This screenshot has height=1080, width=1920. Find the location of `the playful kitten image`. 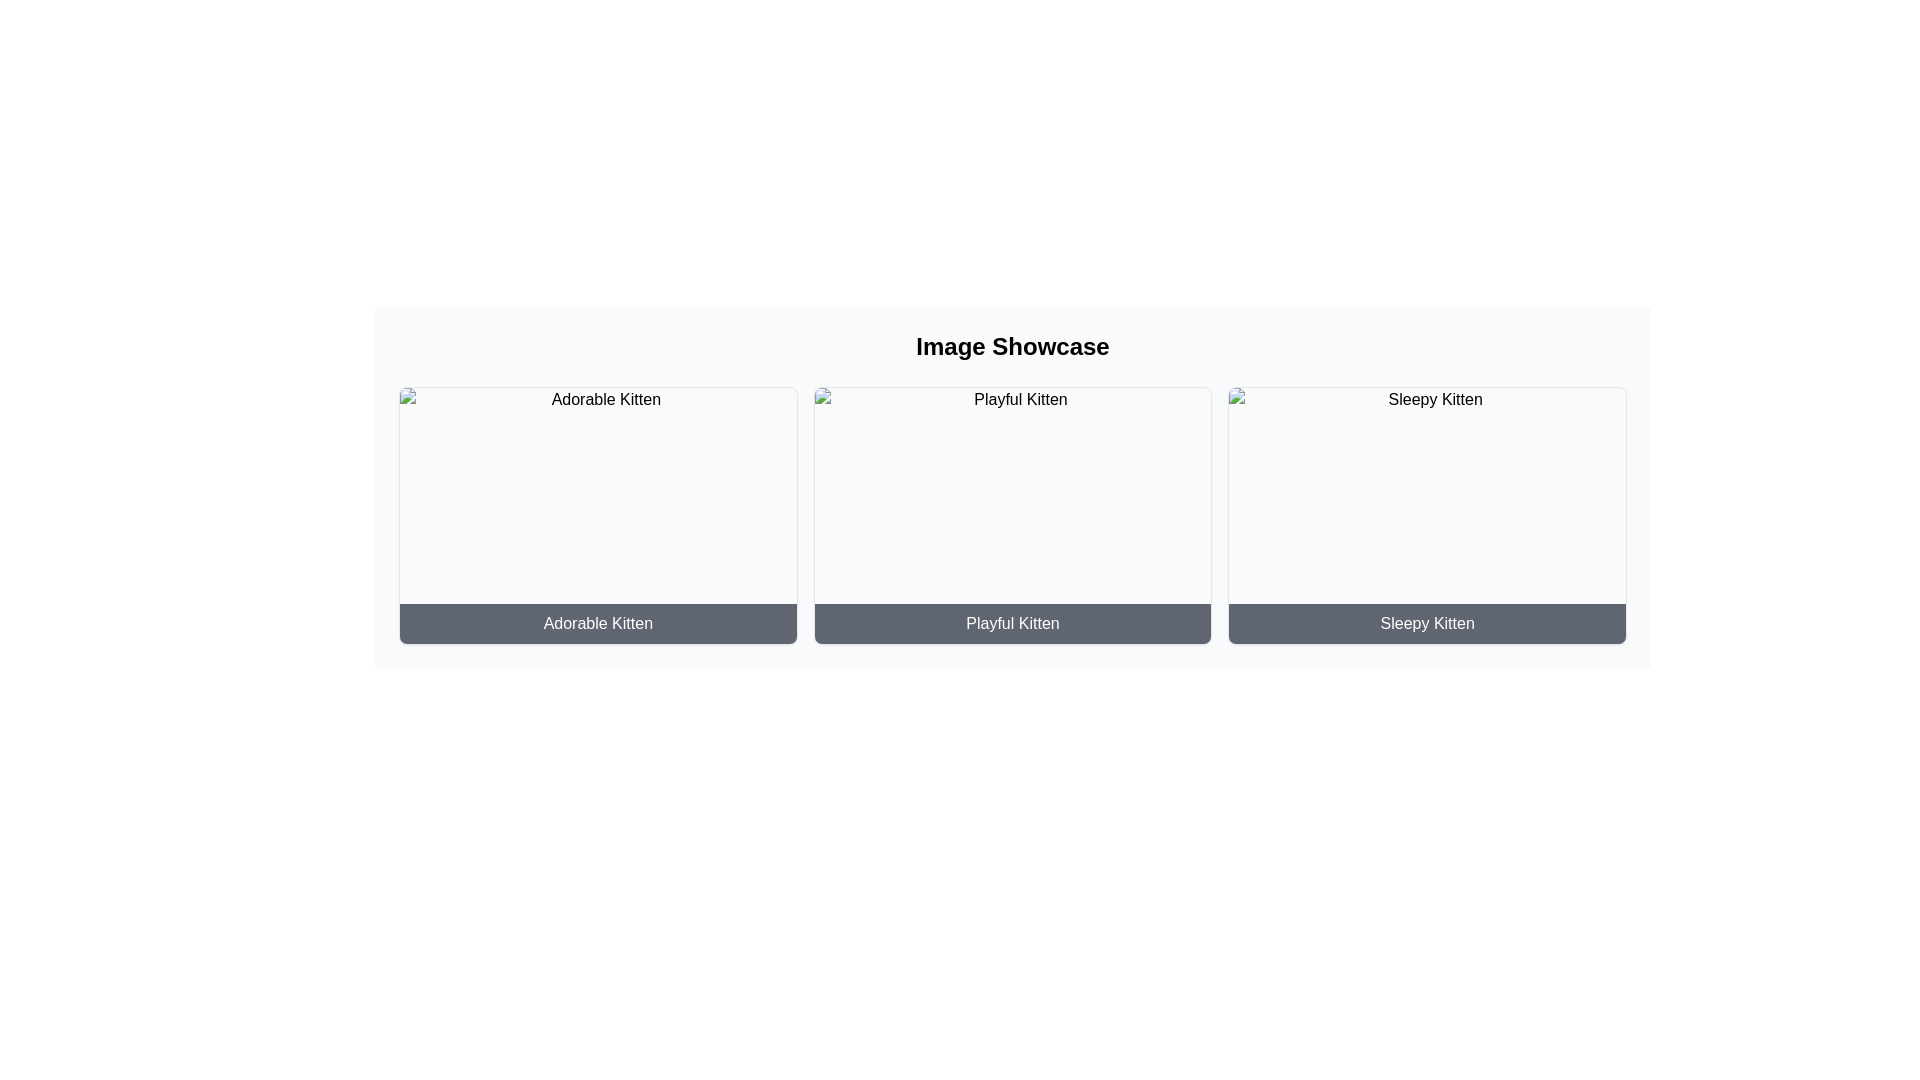

the playful kitten image is located at coordinates (1012, 515).